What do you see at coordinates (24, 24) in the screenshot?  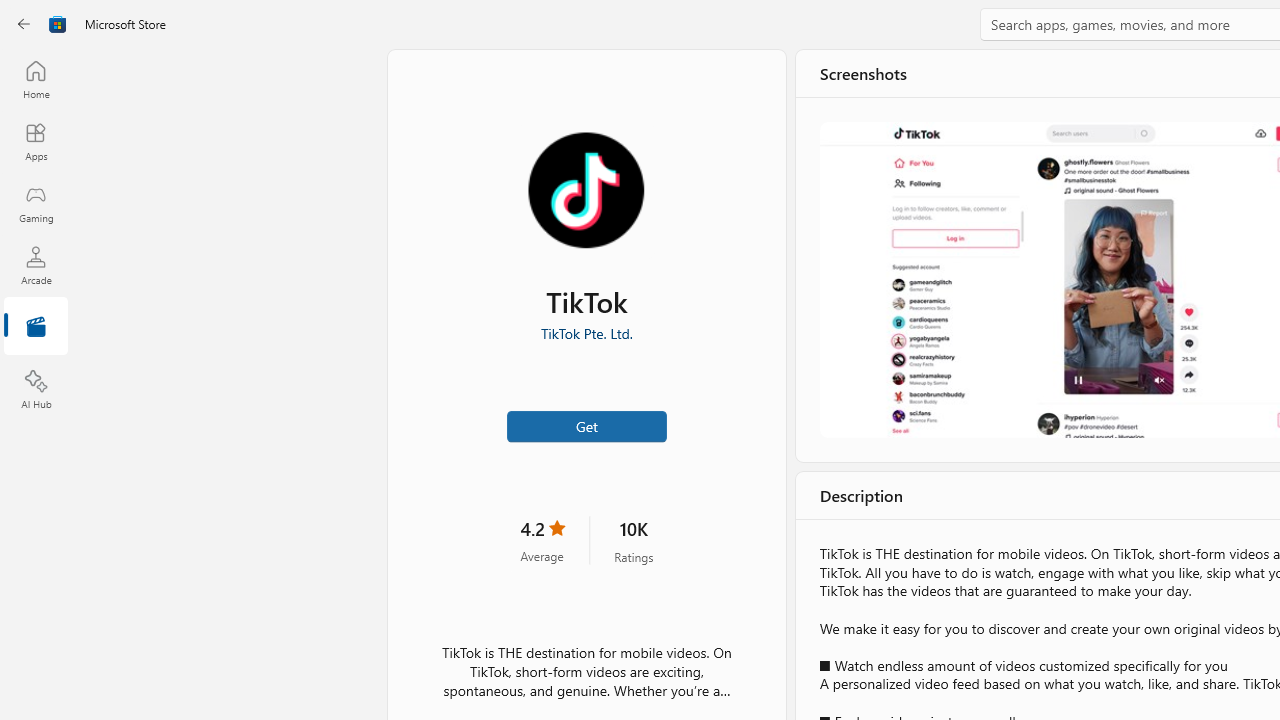 I see `'Back'` at bounding box center [24, 24].